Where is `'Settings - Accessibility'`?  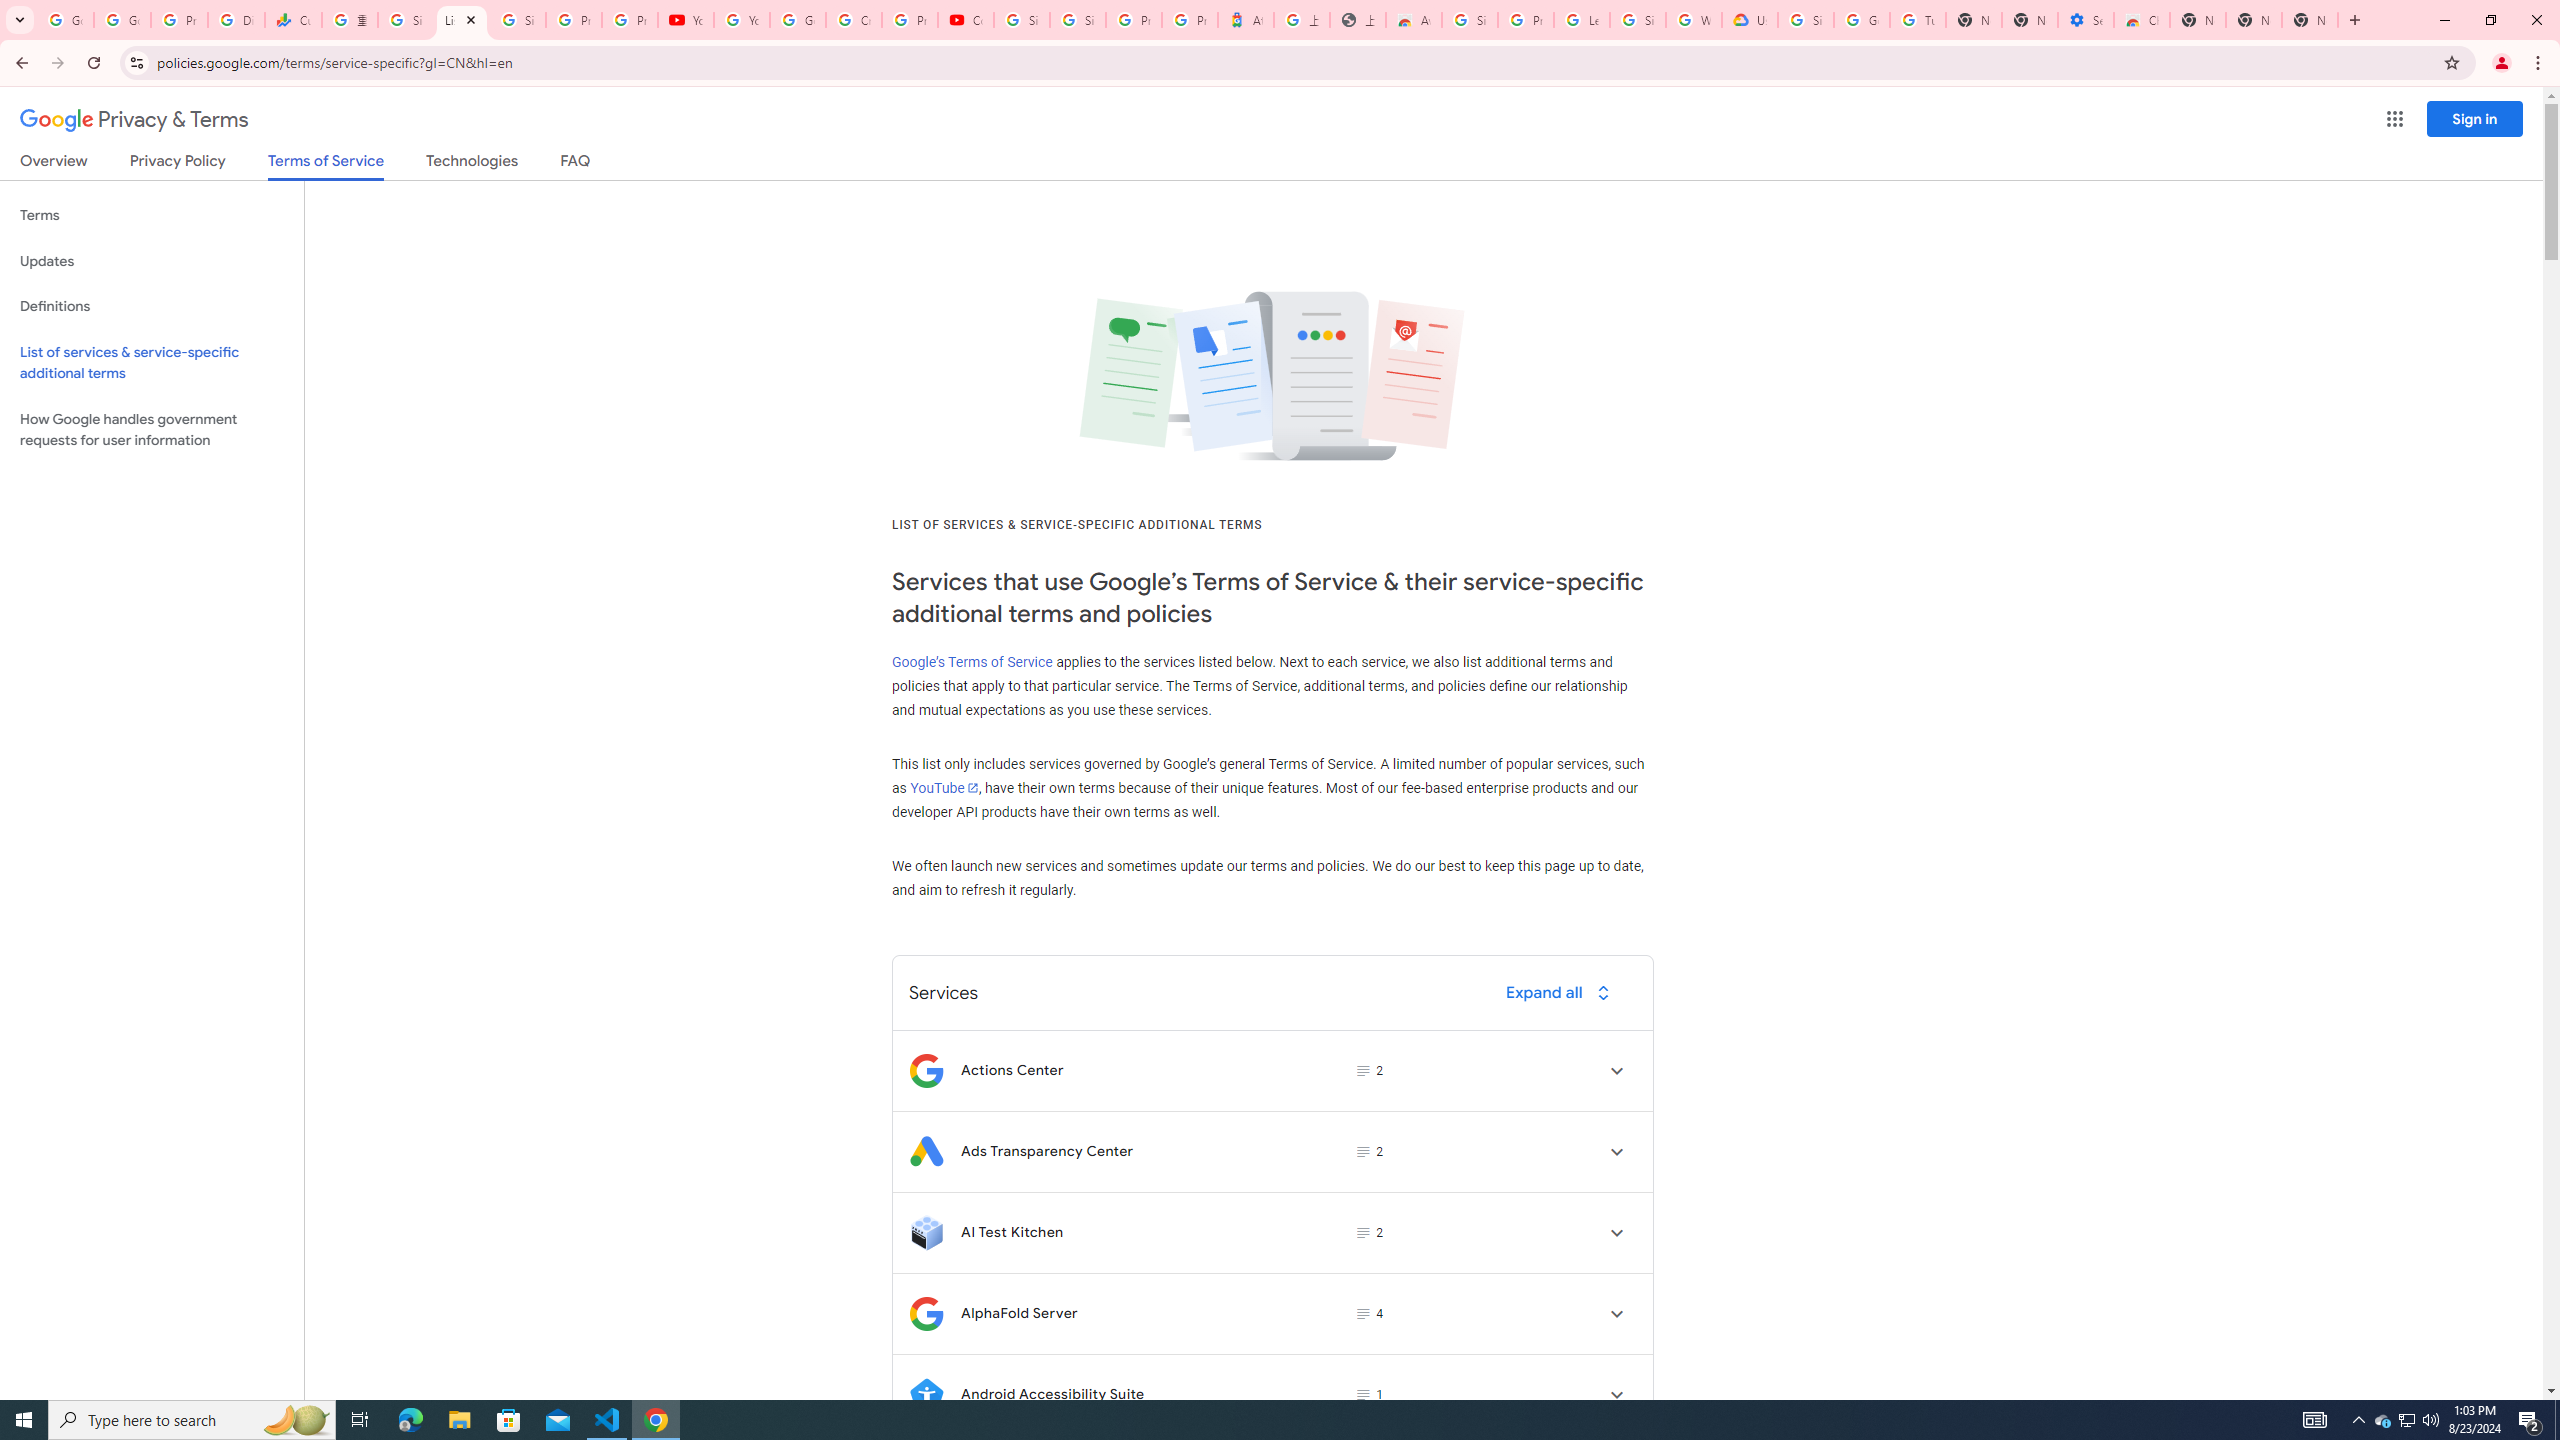
'Settings - Accessibility' is located at coordinates (2084, 19).